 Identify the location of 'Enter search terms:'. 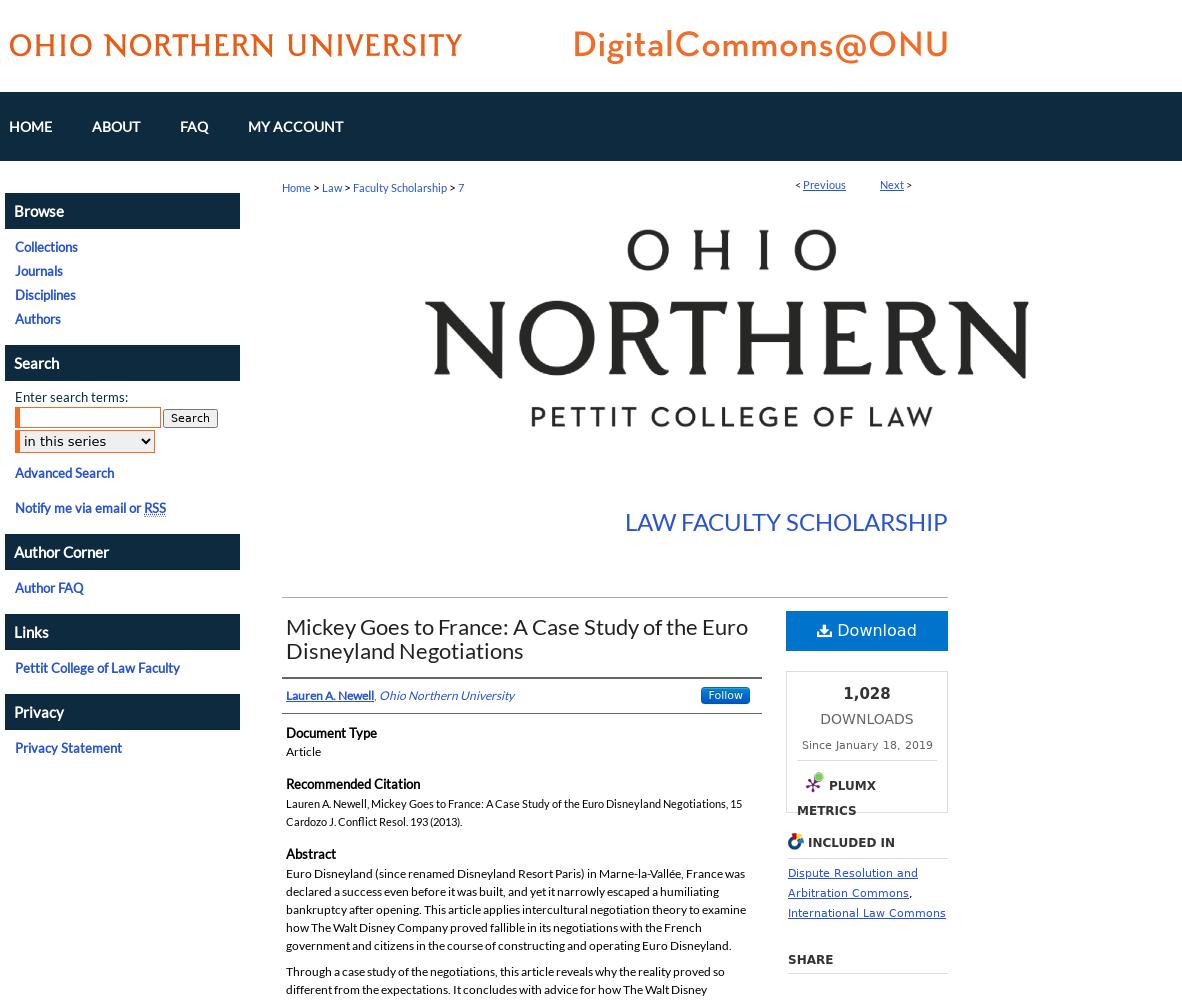
(70, 397).